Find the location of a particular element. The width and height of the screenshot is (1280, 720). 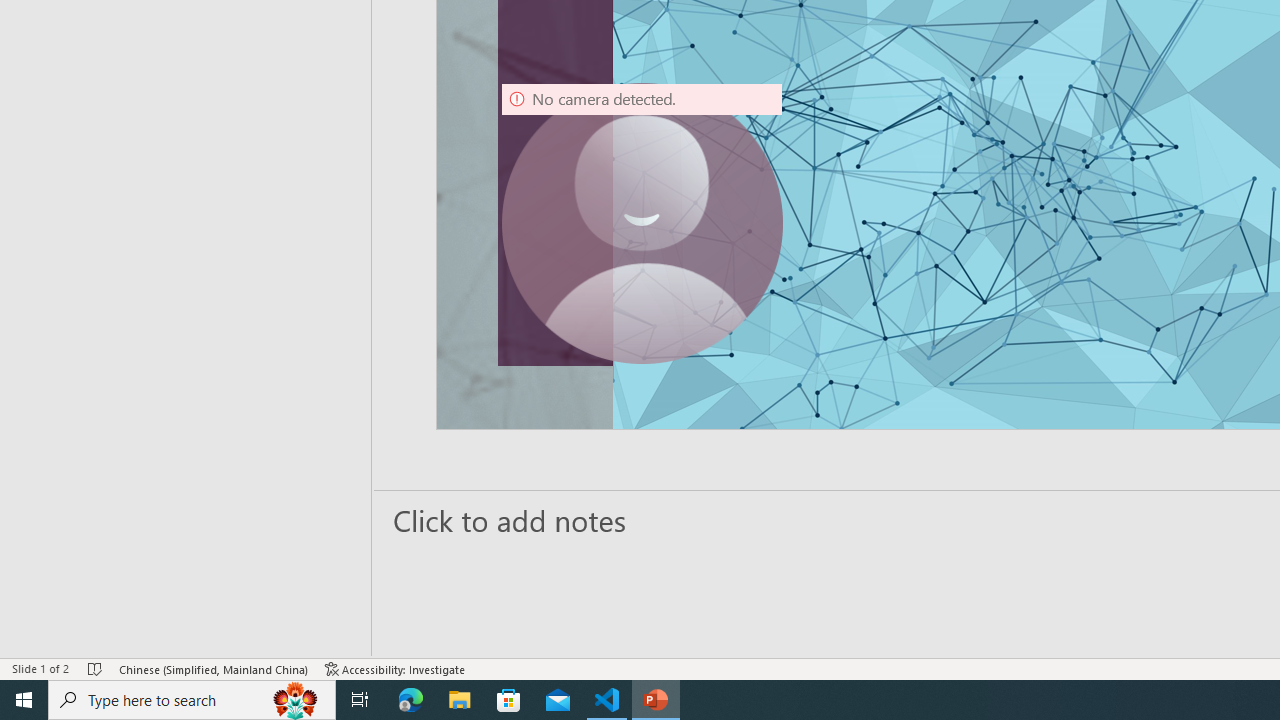

'Accessibility Checker Accessibility: Investigate' is located at coordinates (395, 669).